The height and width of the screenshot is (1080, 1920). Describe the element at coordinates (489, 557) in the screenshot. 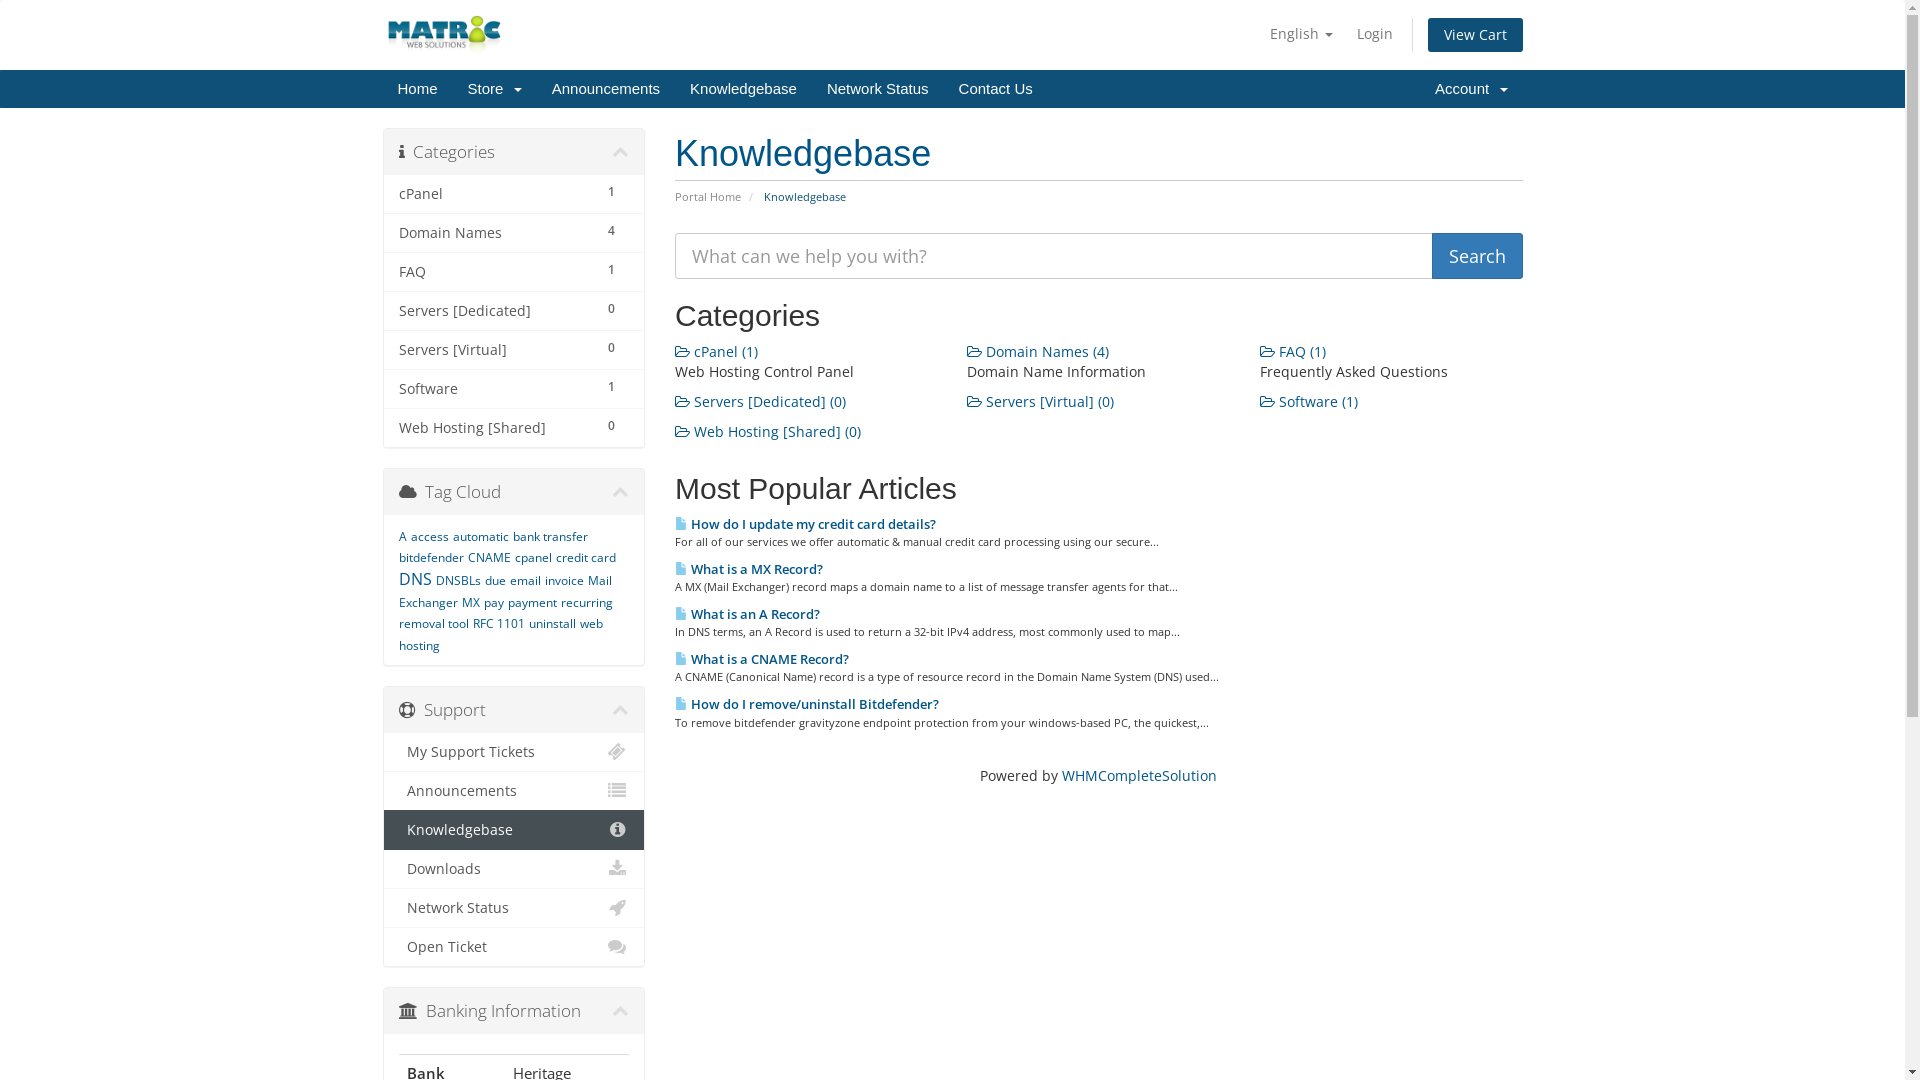

I see `'CNAME'` at that location.